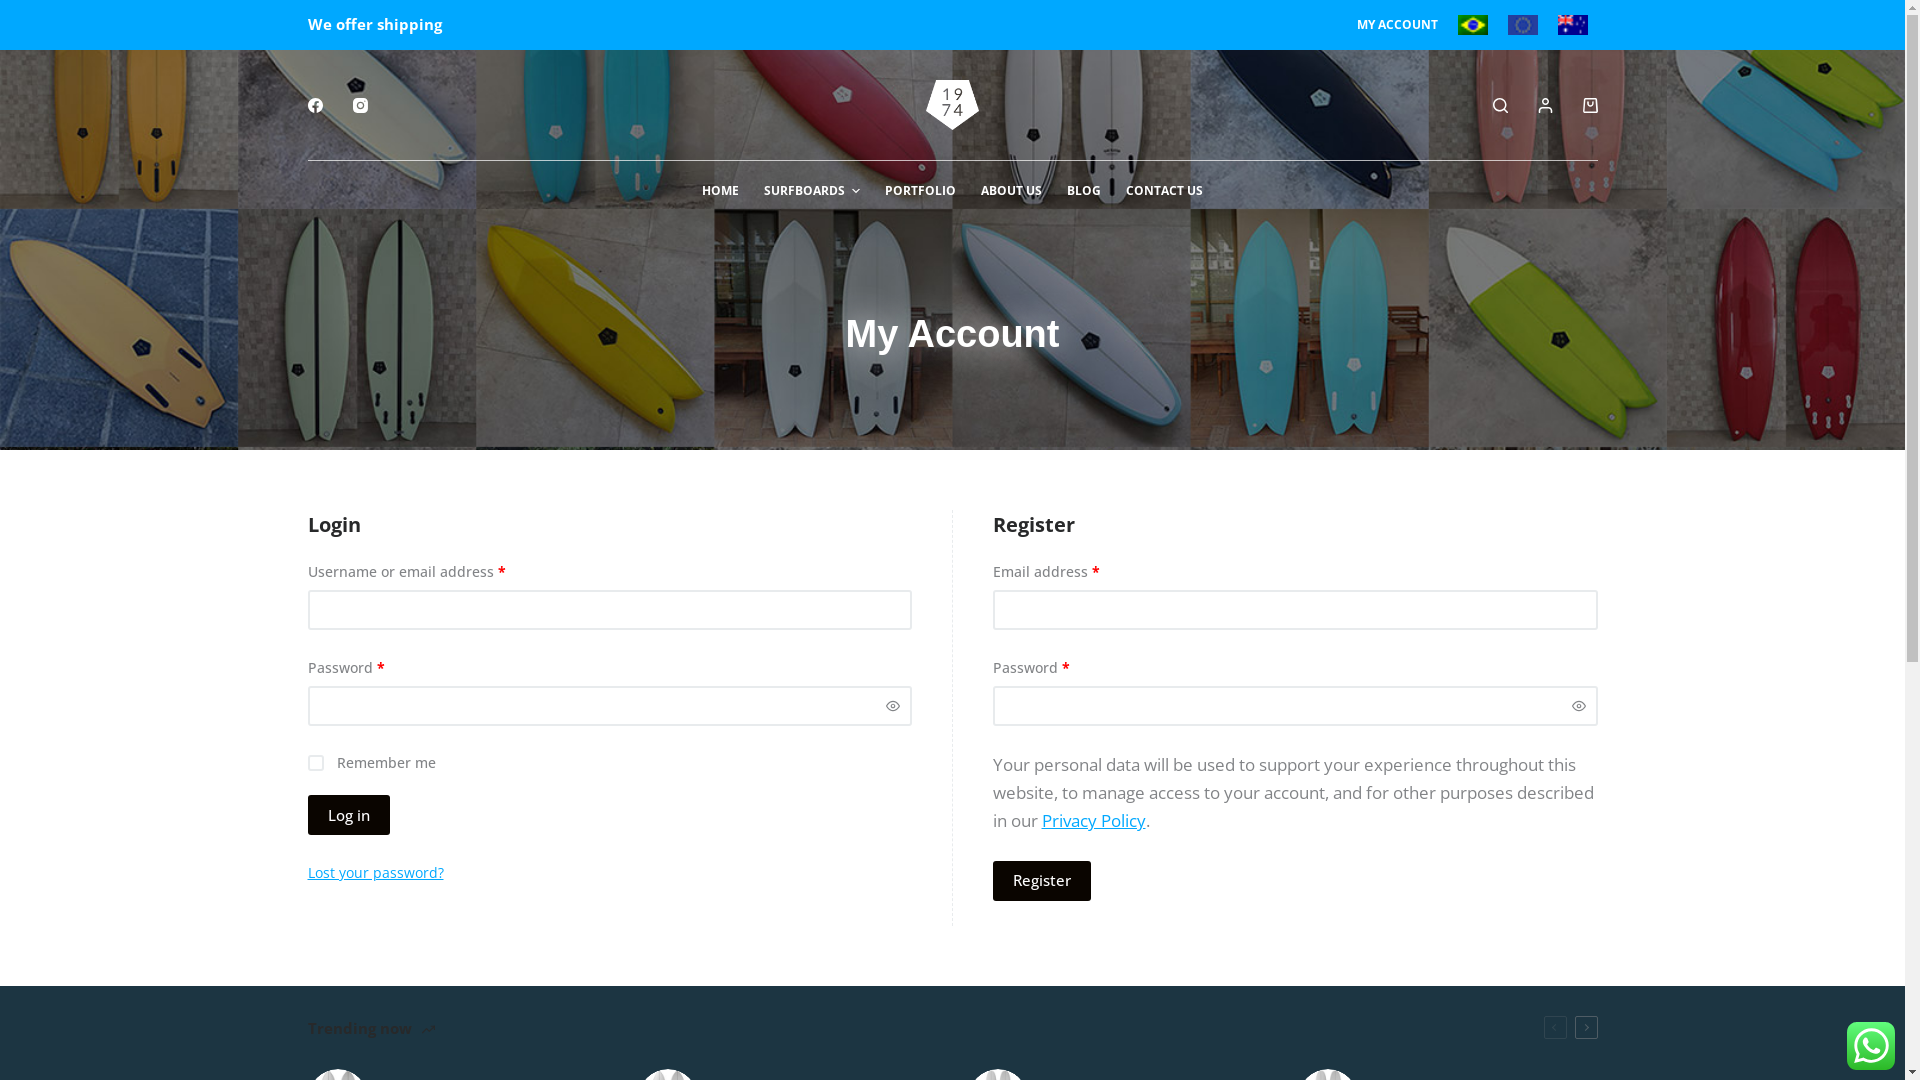 The height and width of the screenshot is (1080, 1920). What do you see at coordinates (349, 814) in the screenshot?
I see `'Log in'` at bounding box center [349, 814].